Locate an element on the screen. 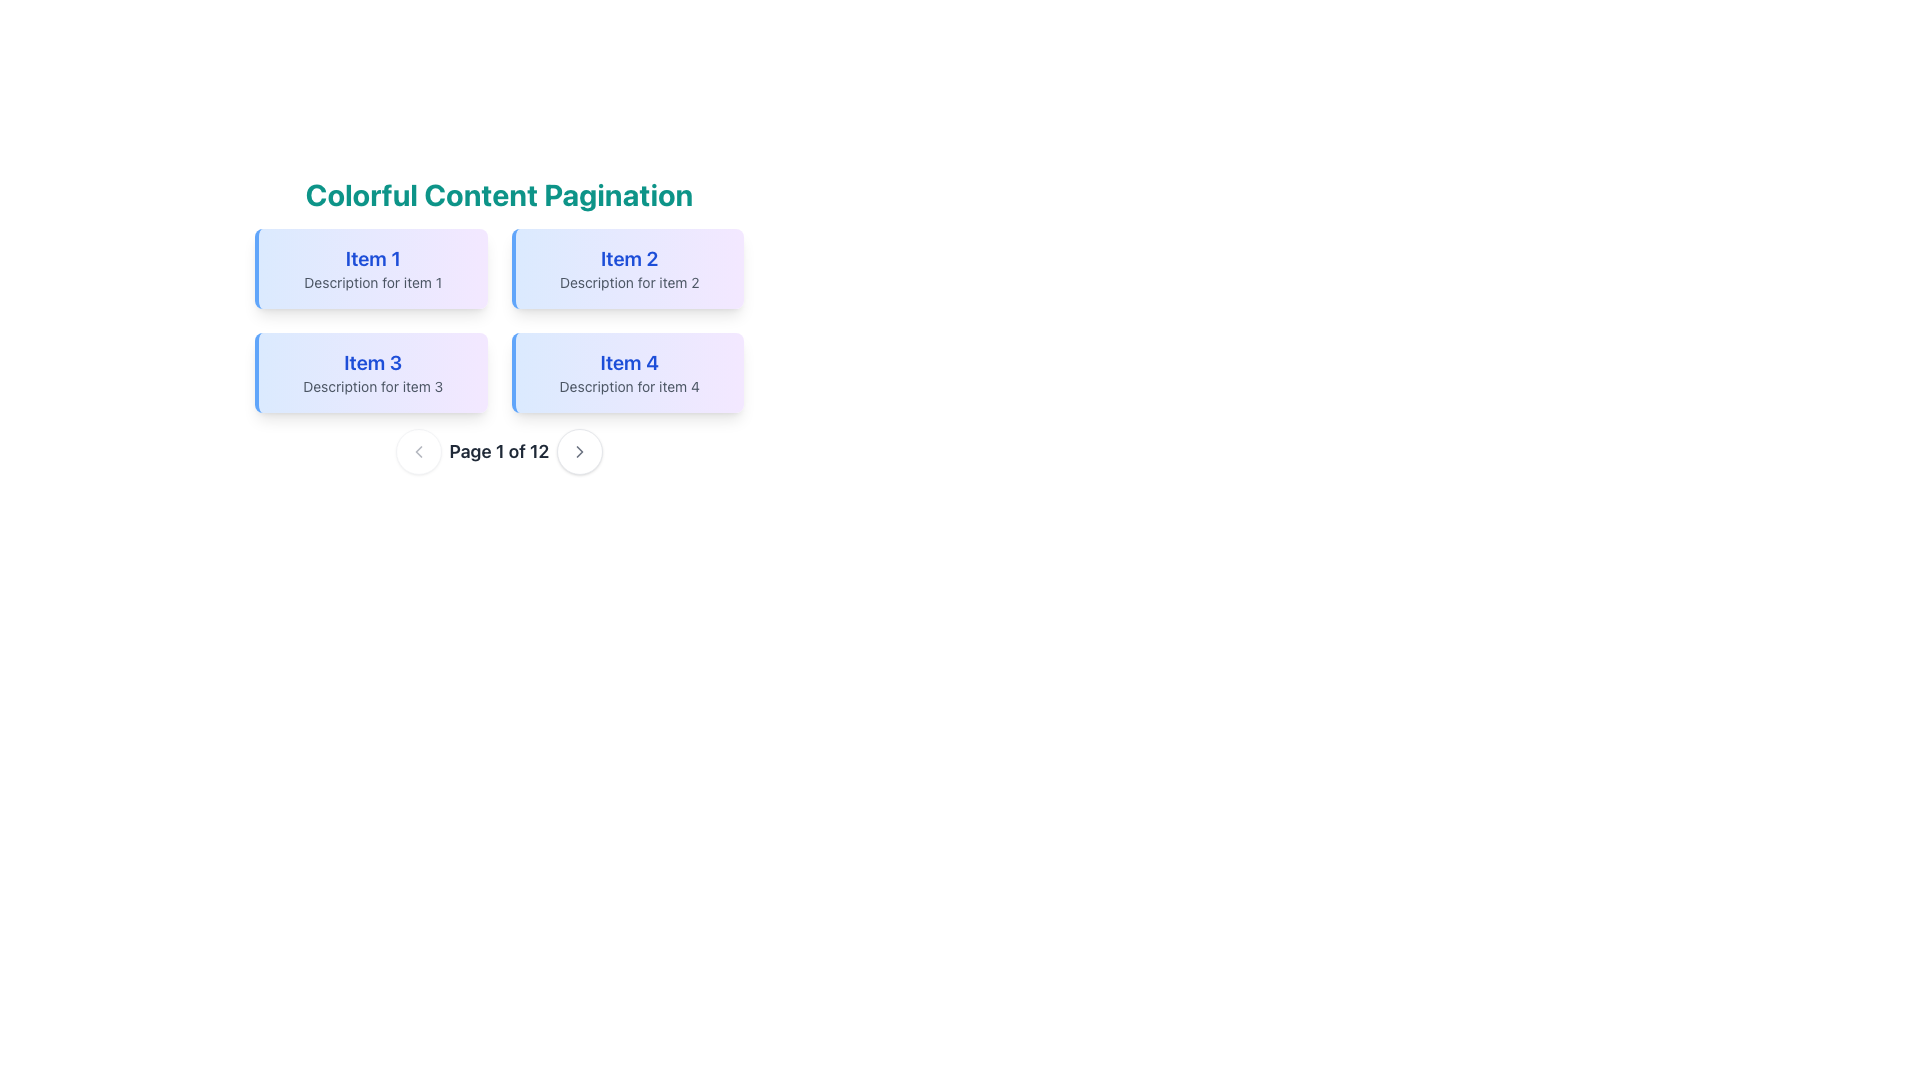 This screenshot has height=1080, width=1920. the static text display that shows 'Page 1 of 12', indicating pagination information, located centrally in the pagination section is located at coordinates (499, 451).